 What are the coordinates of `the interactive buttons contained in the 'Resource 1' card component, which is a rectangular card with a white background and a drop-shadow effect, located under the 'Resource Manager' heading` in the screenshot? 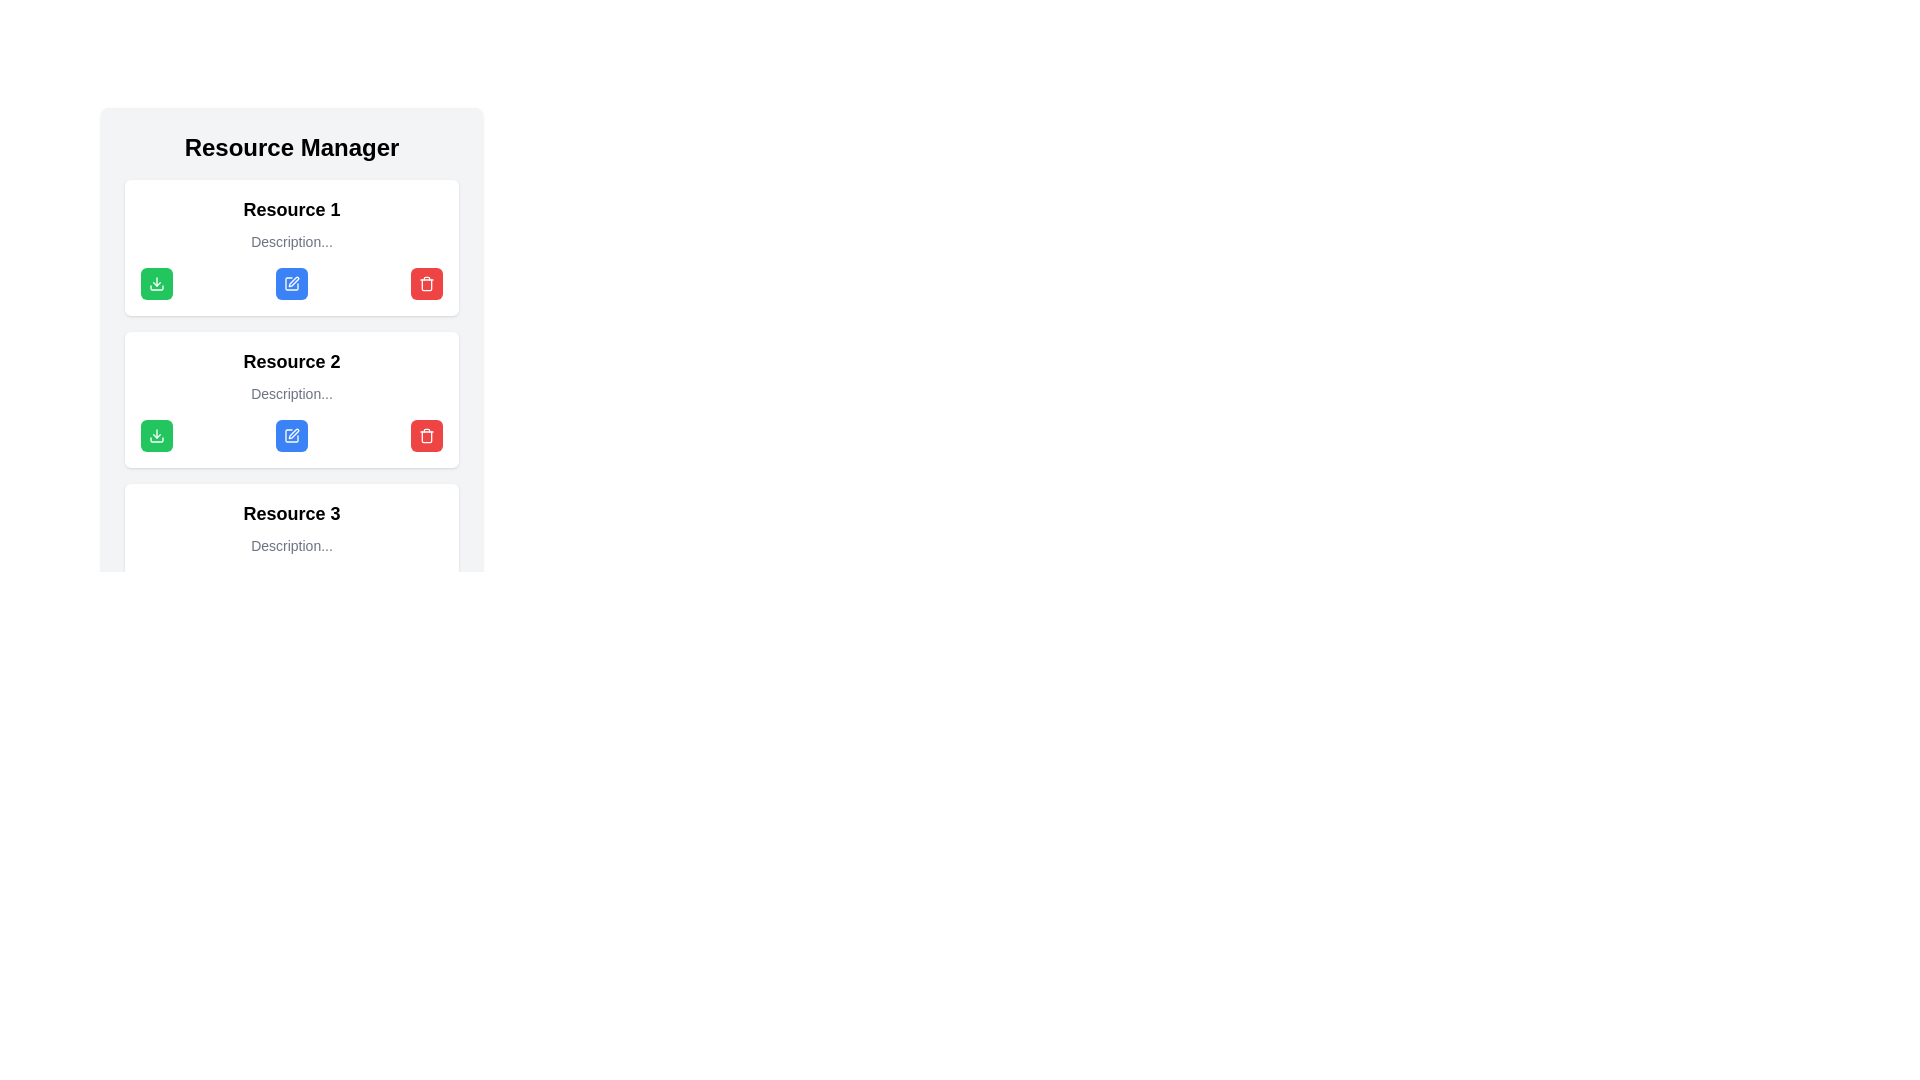 It's located at (291, 246).